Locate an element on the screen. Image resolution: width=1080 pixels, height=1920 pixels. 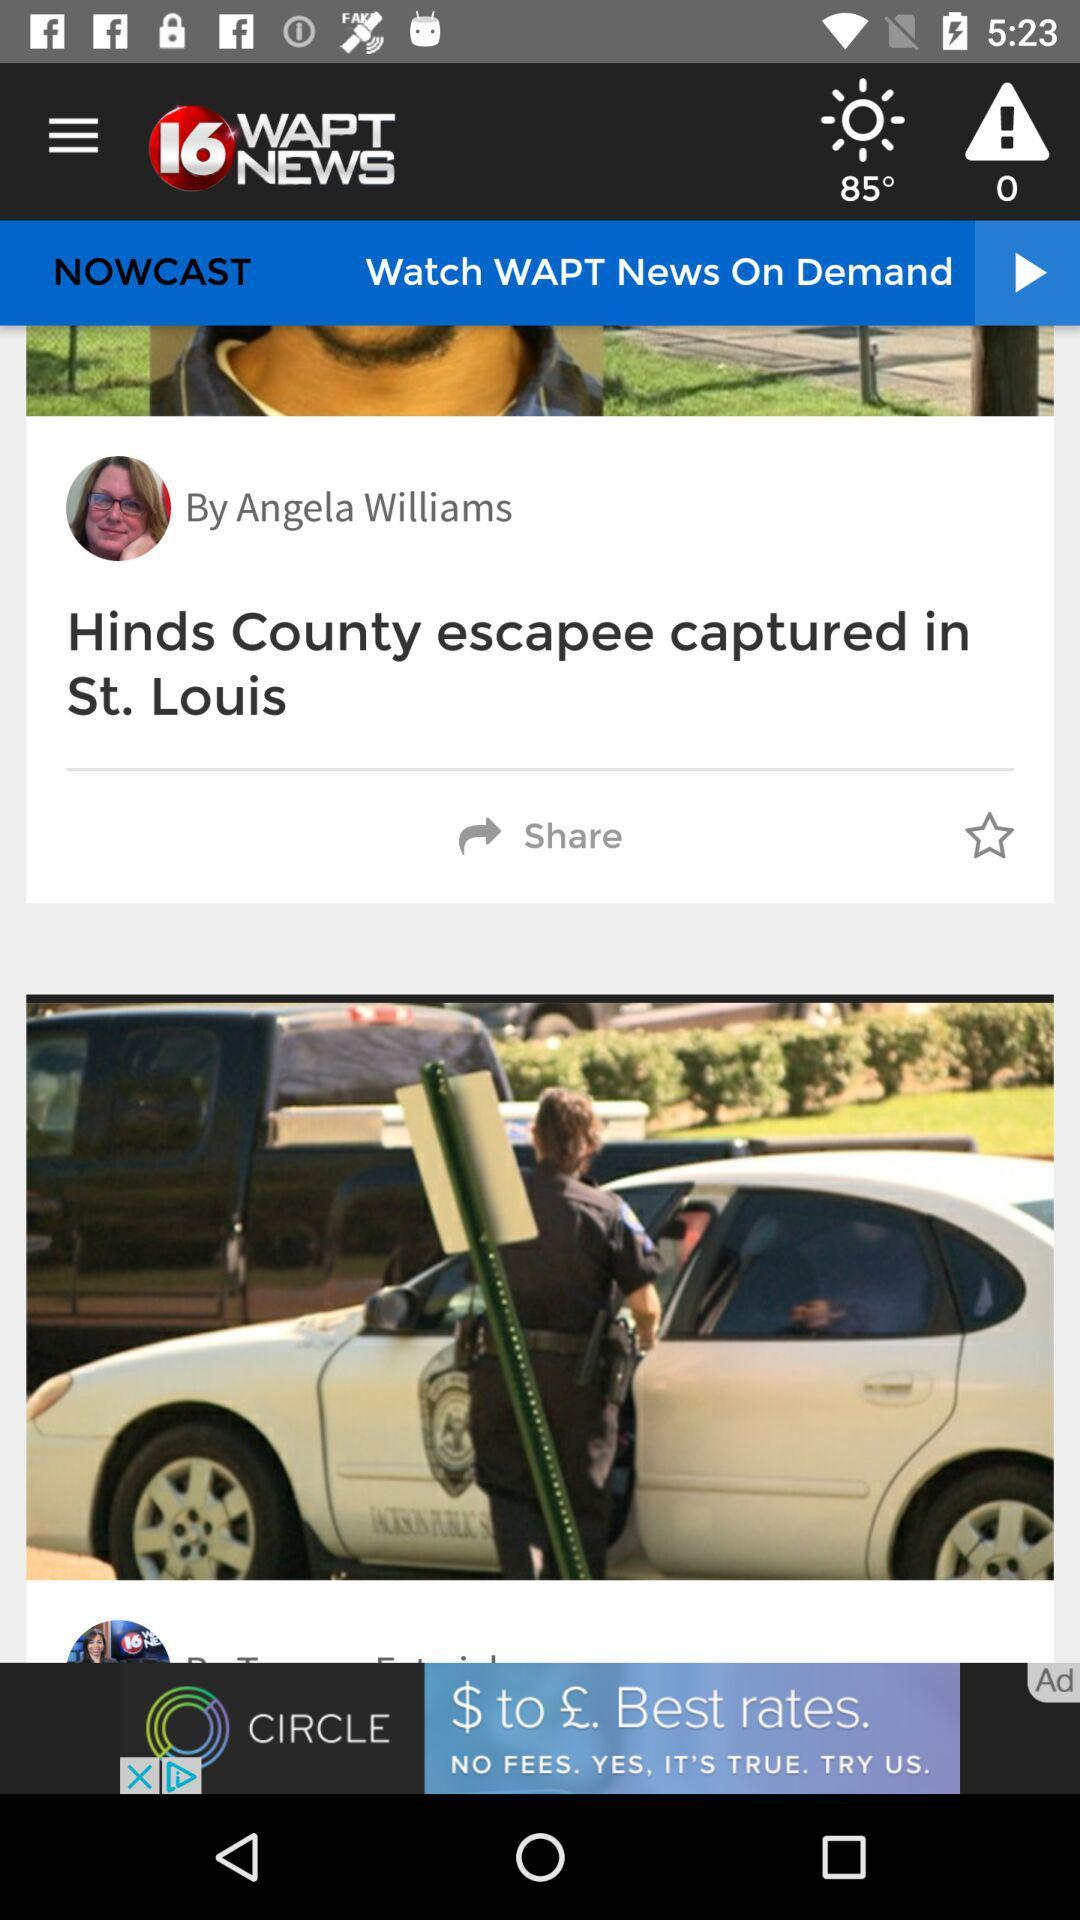
the picture is located at coordinates (540, 1727).